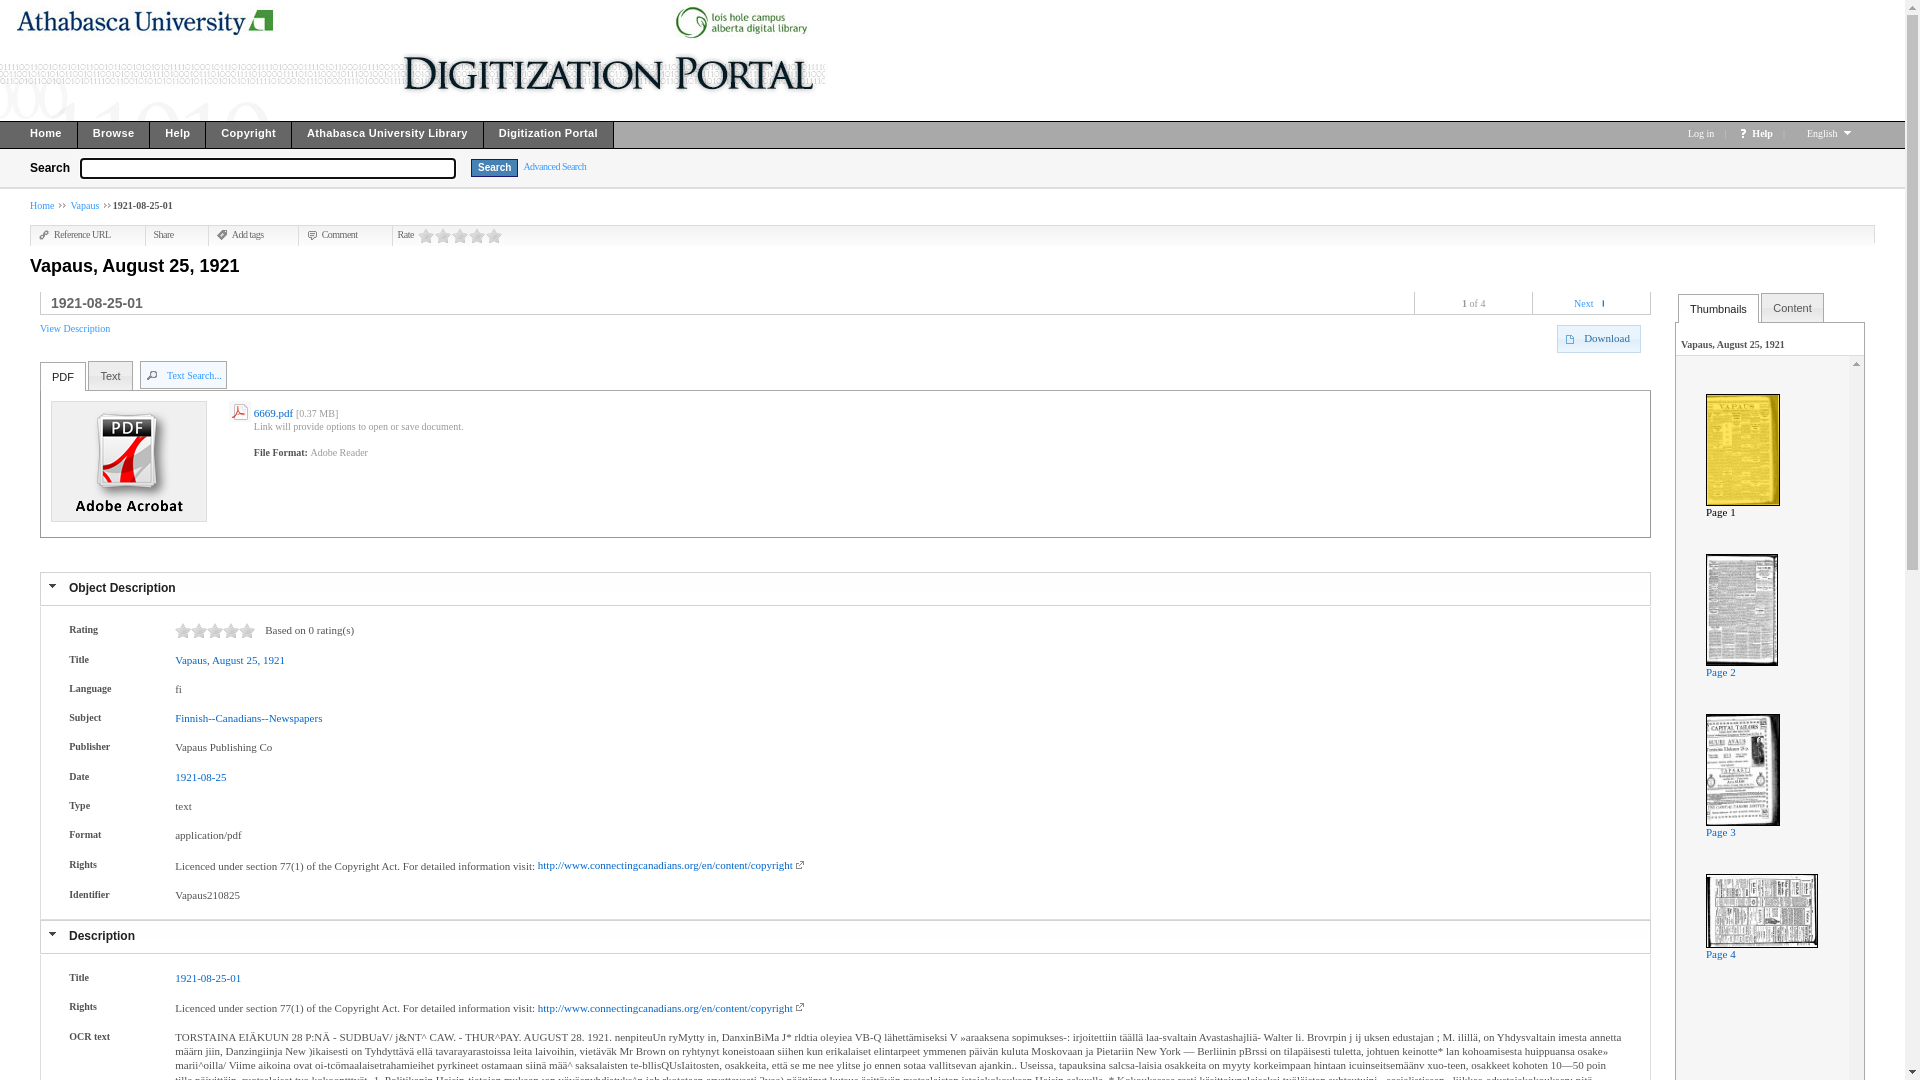  I want to click on '5', so click(494, 234).